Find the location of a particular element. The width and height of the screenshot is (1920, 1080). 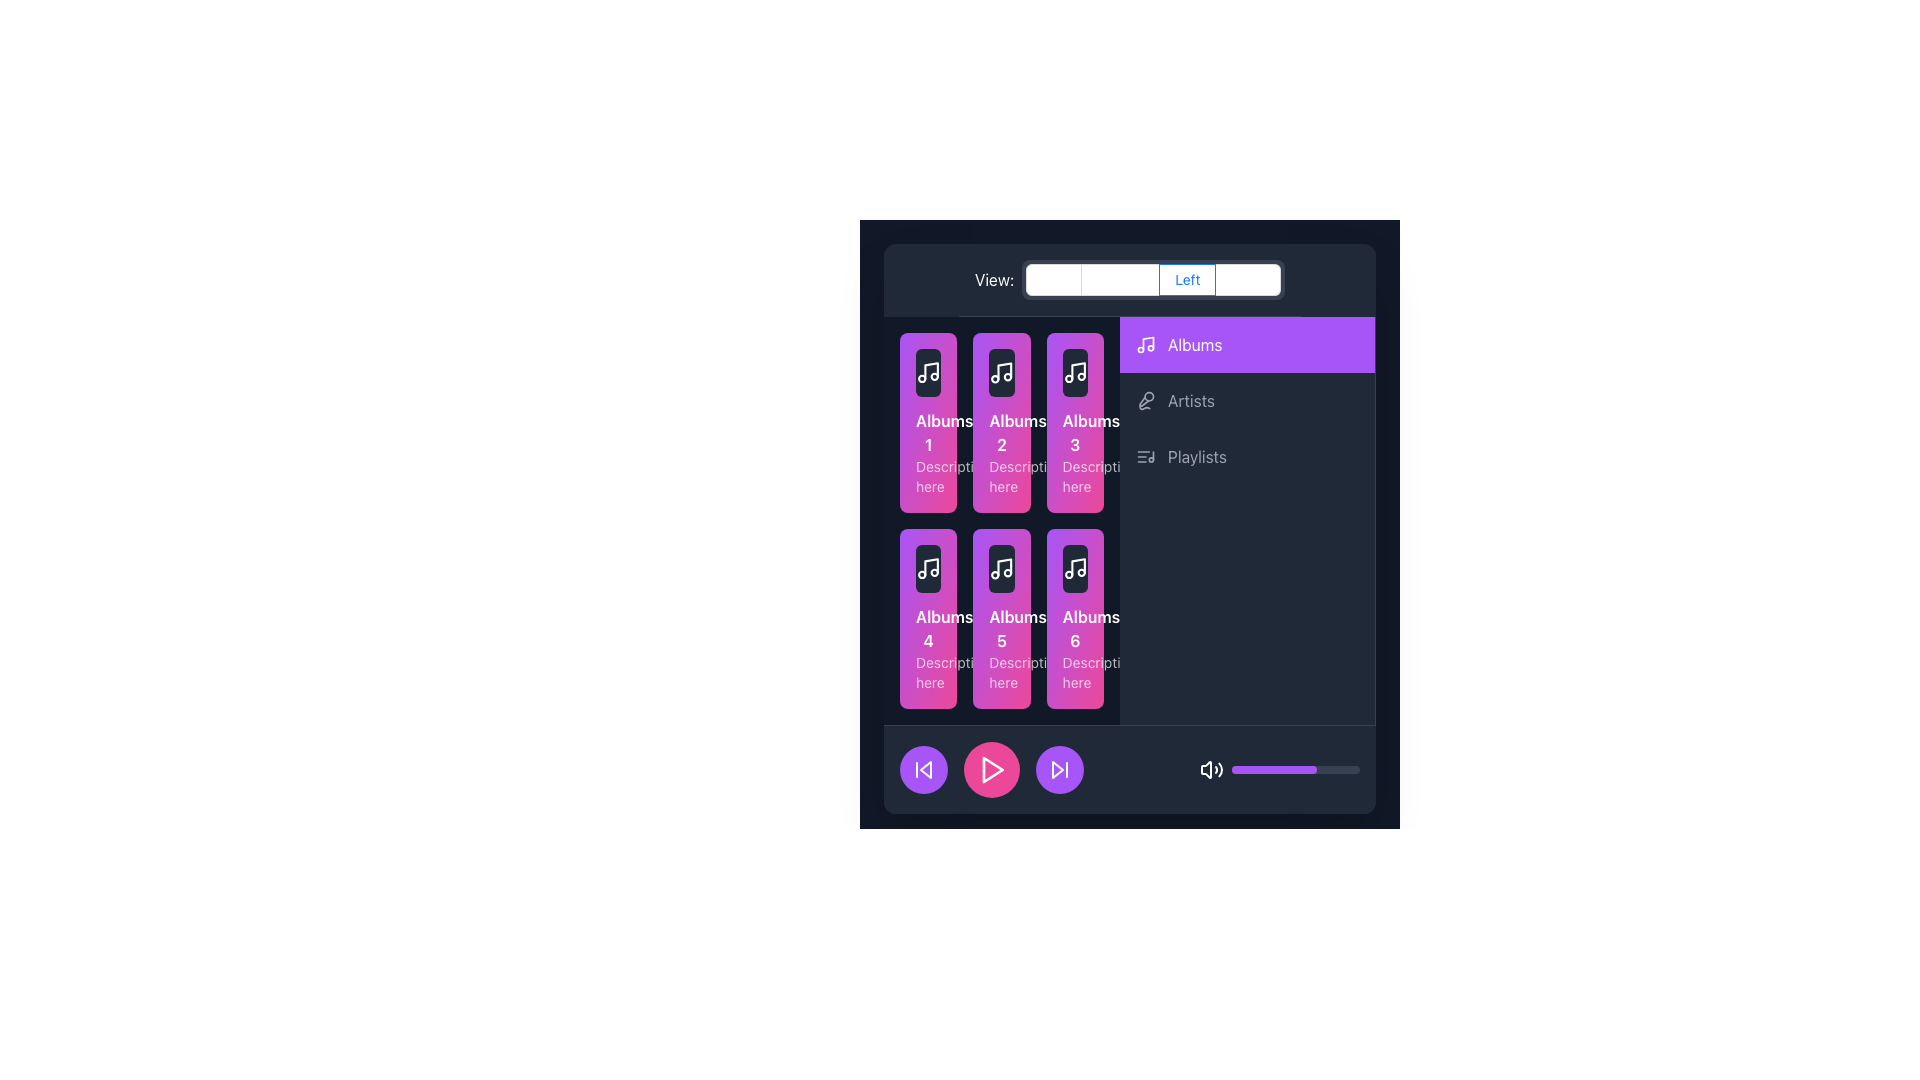

the 'Left' radio button, which is the third button in a group of four radio buttons labeled 'Top', 'Bottom', 'Left', and 'Right' is located at coordinates (1188, 280).